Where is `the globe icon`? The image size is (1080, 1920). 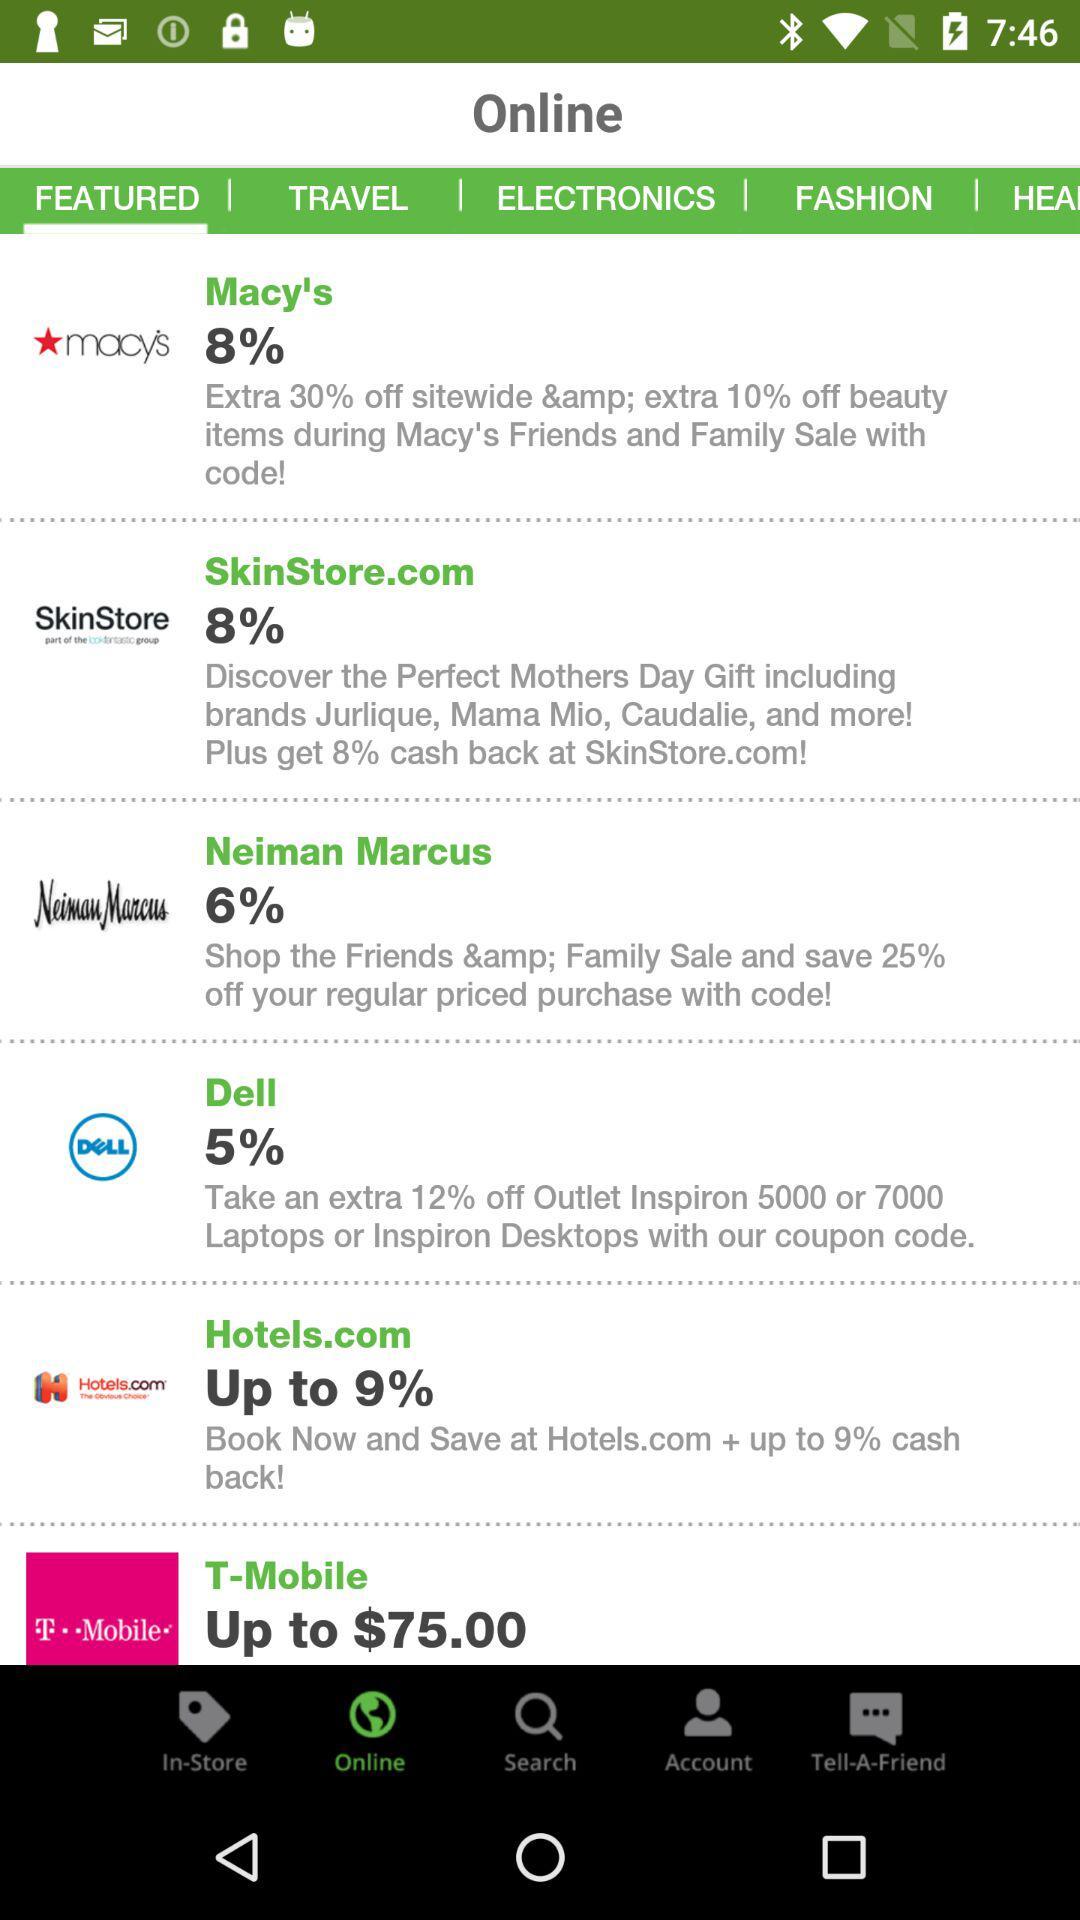 the globe icon is located at coordinates (371, 1728).